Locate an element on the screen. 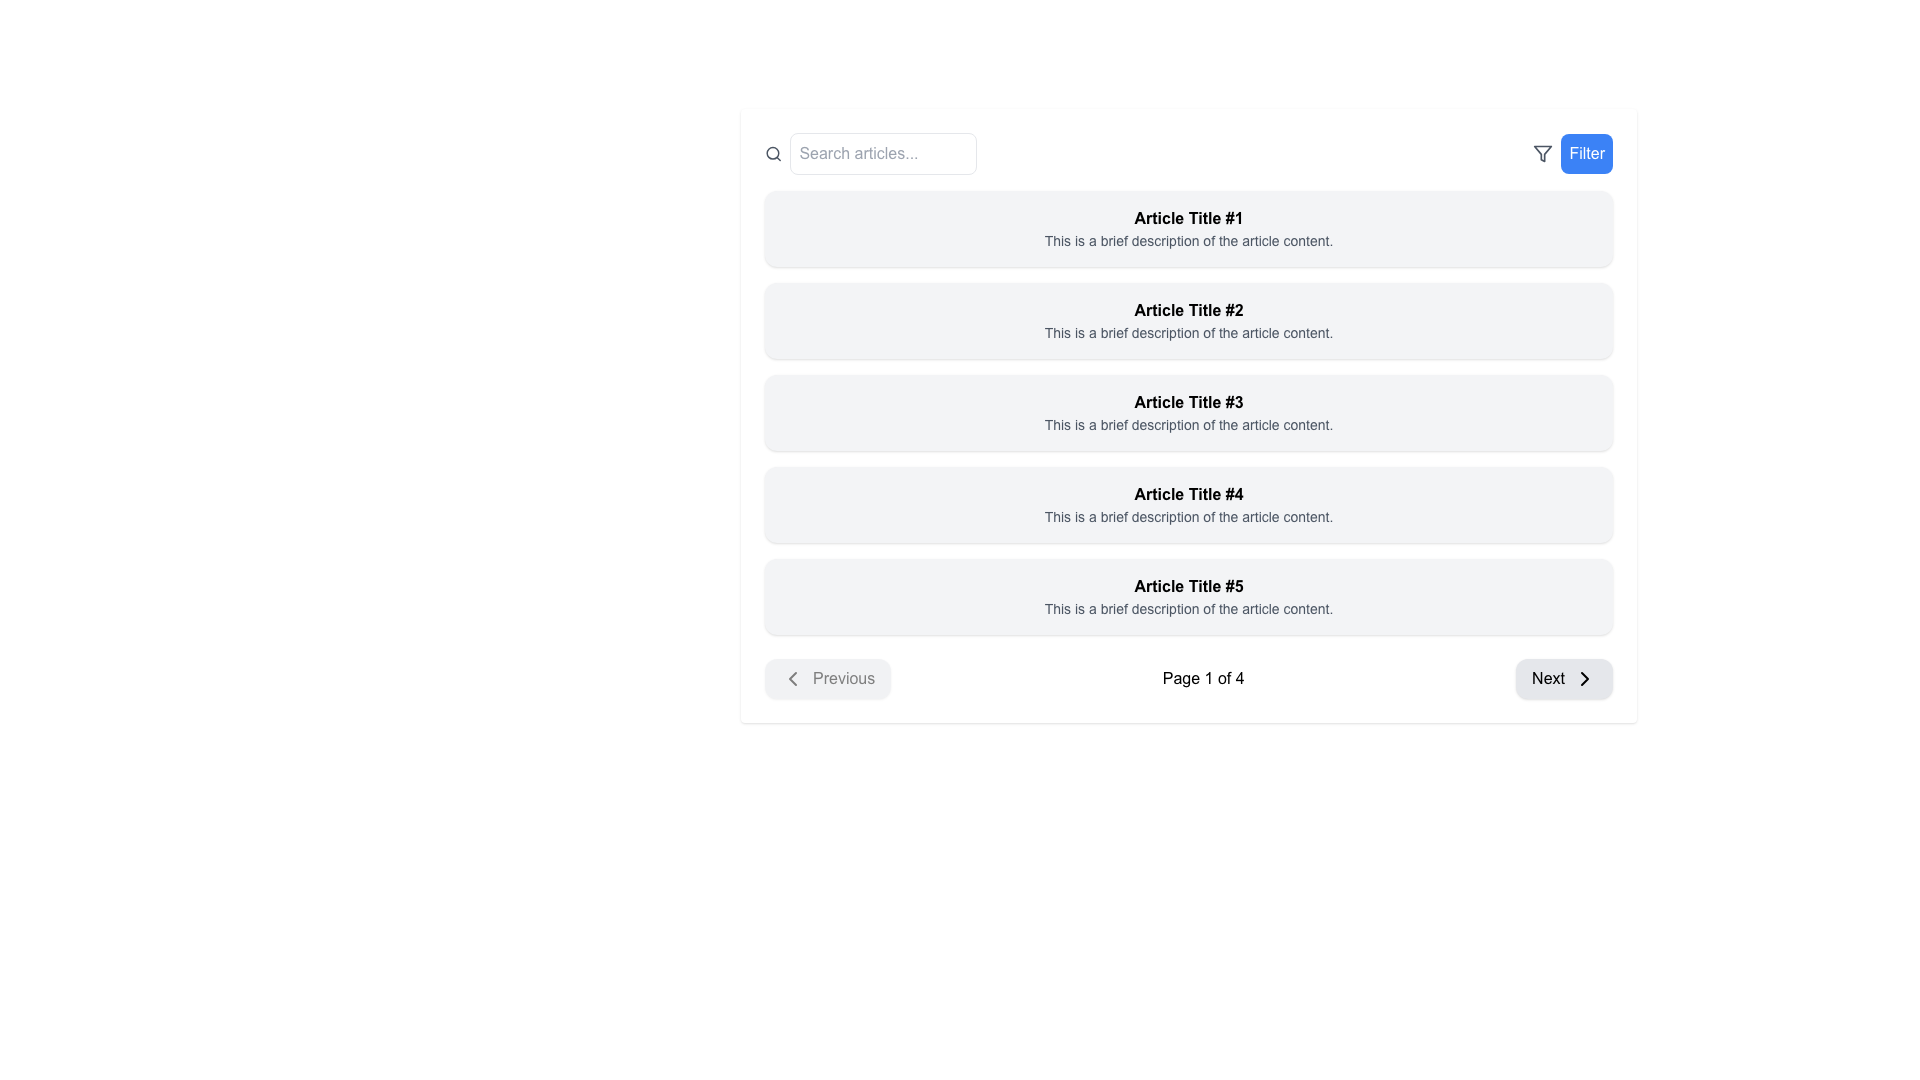 The width and height of the screenshot is (1920, 1080). the filtering options button located in the top-right corner of the layout above the article list is located at coordinates (1572, 153).